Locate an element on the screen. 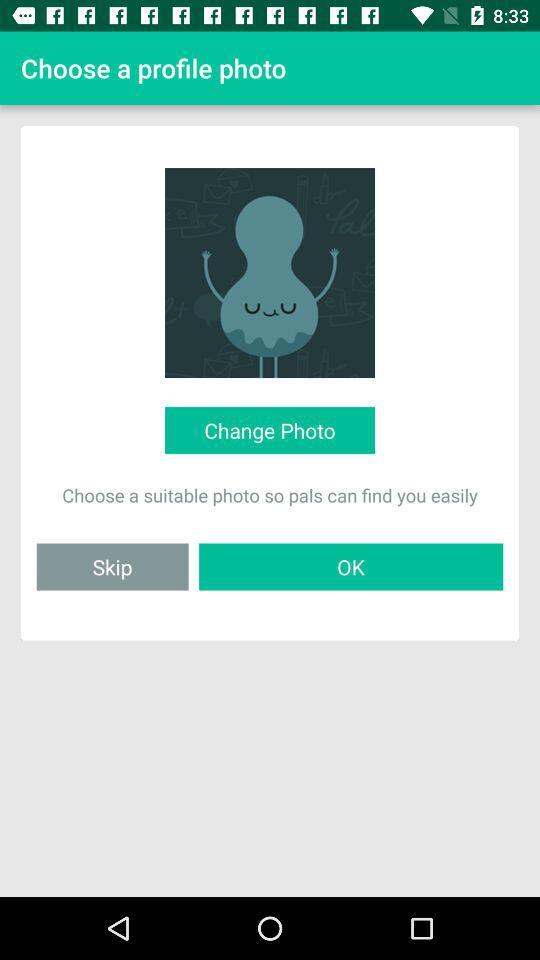 This screenshot has width=540, height=960. icon above the choose a suitable is located at coordinates (270, 430).